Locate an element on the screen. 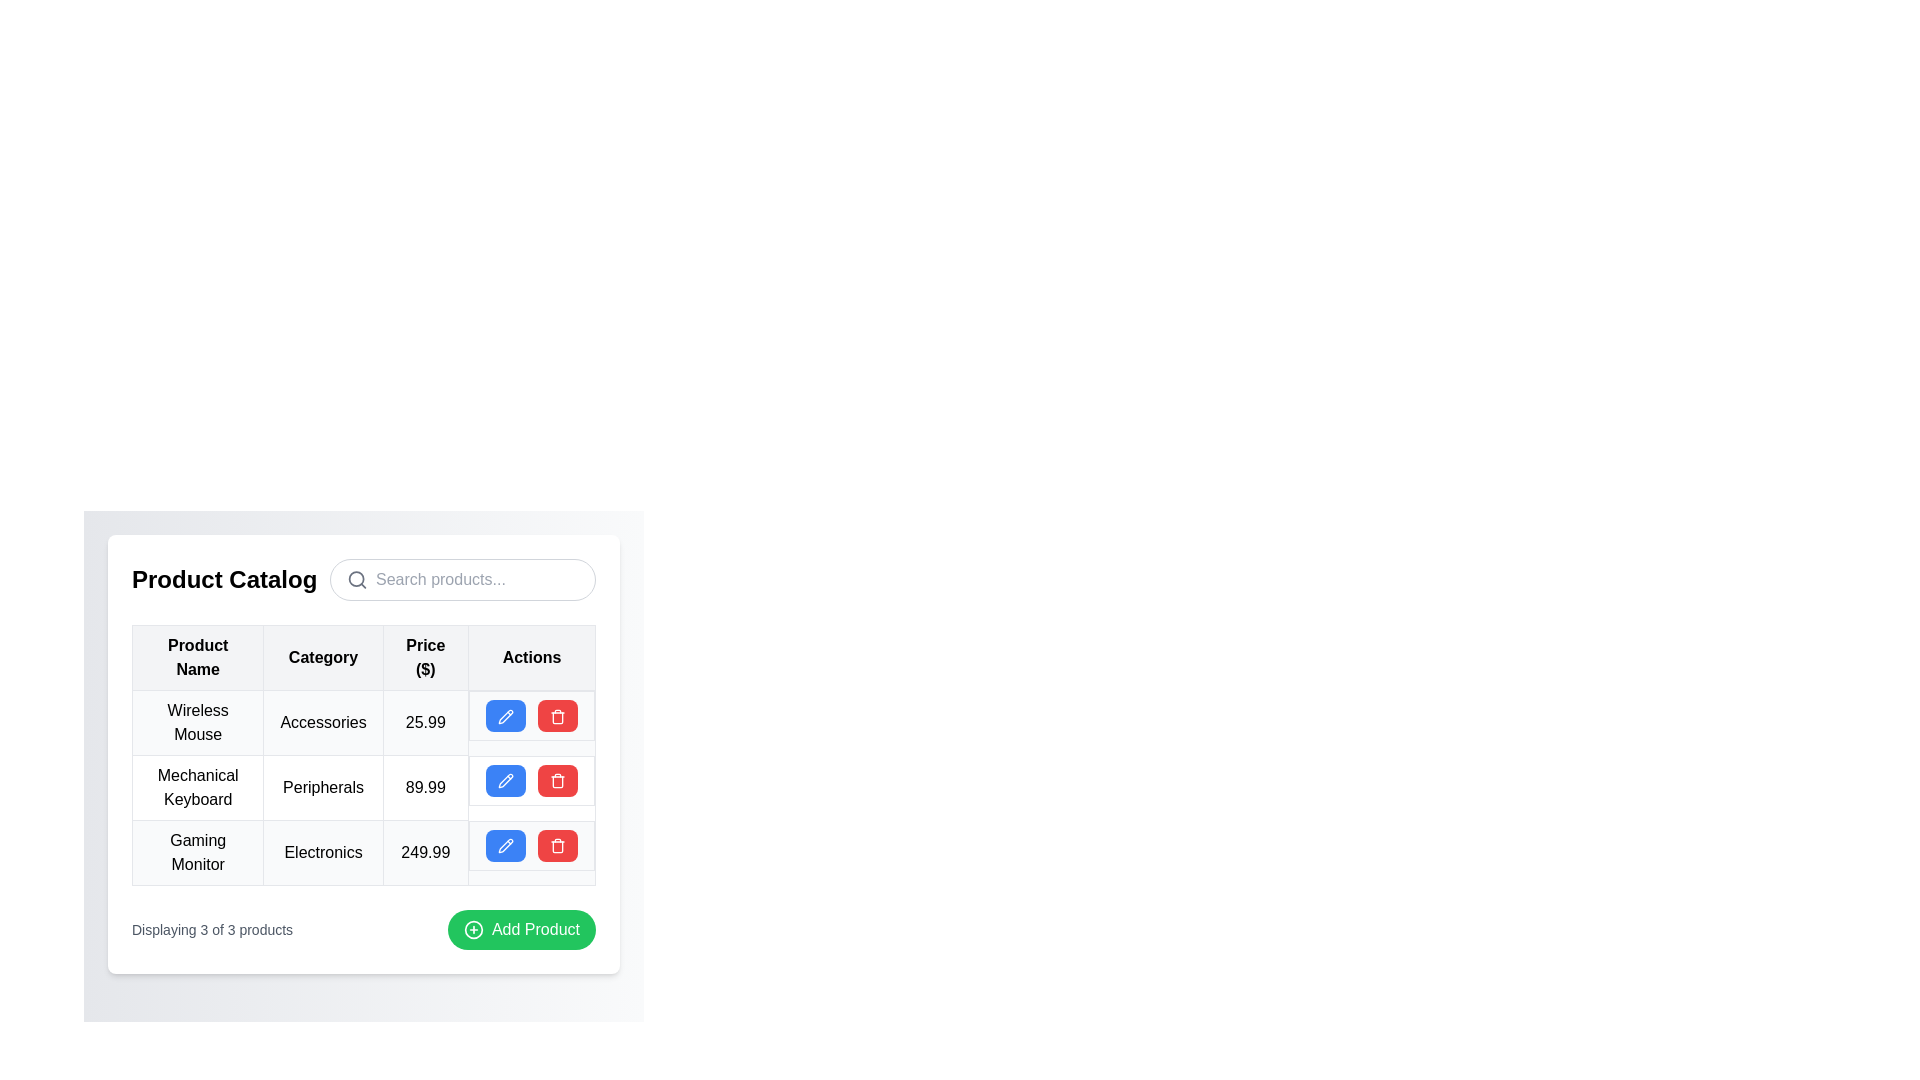 The height and width of the screenshot is (1080, 1920). text label 'Gaming Monitor' located in the third row under the 'Product Name' column of the table is located at coordinates (198, 852).